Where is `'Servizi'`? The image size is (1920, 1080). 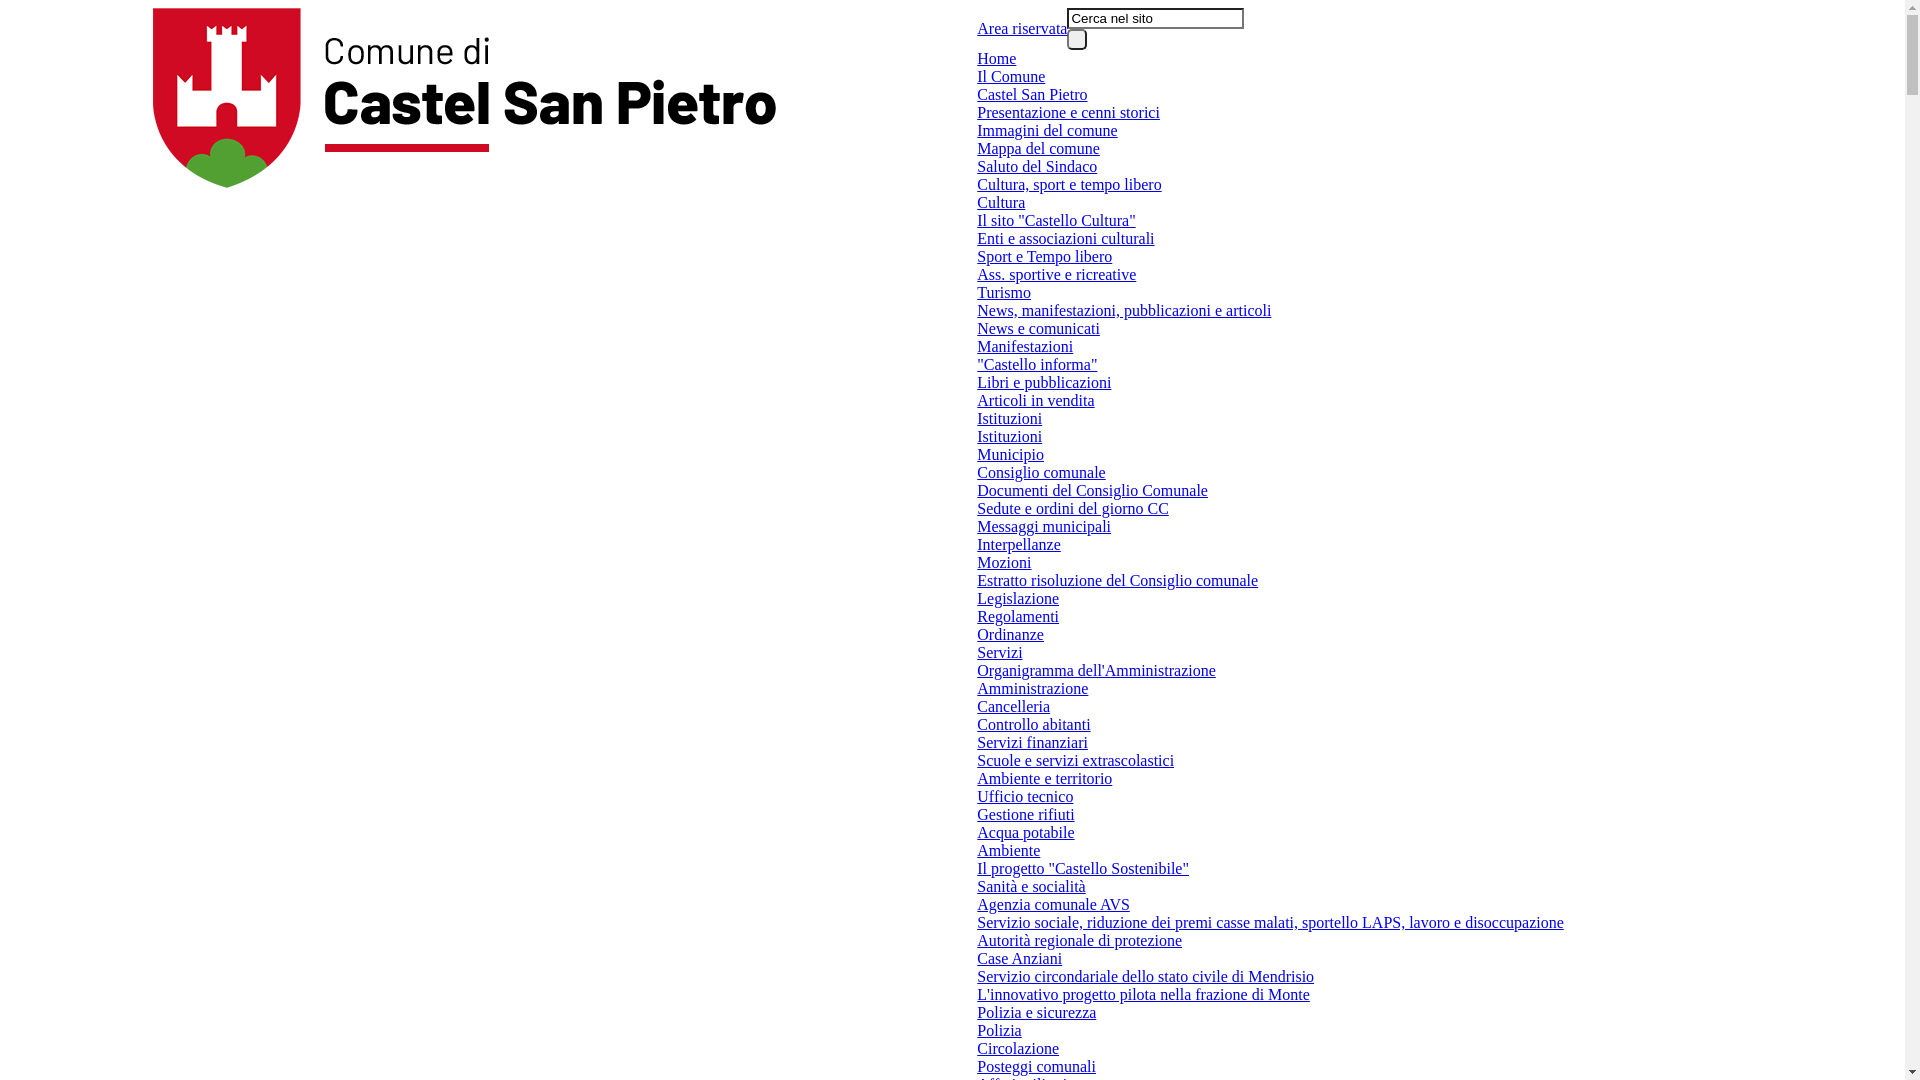 'Servizi' is located at coordinates (999, 652).